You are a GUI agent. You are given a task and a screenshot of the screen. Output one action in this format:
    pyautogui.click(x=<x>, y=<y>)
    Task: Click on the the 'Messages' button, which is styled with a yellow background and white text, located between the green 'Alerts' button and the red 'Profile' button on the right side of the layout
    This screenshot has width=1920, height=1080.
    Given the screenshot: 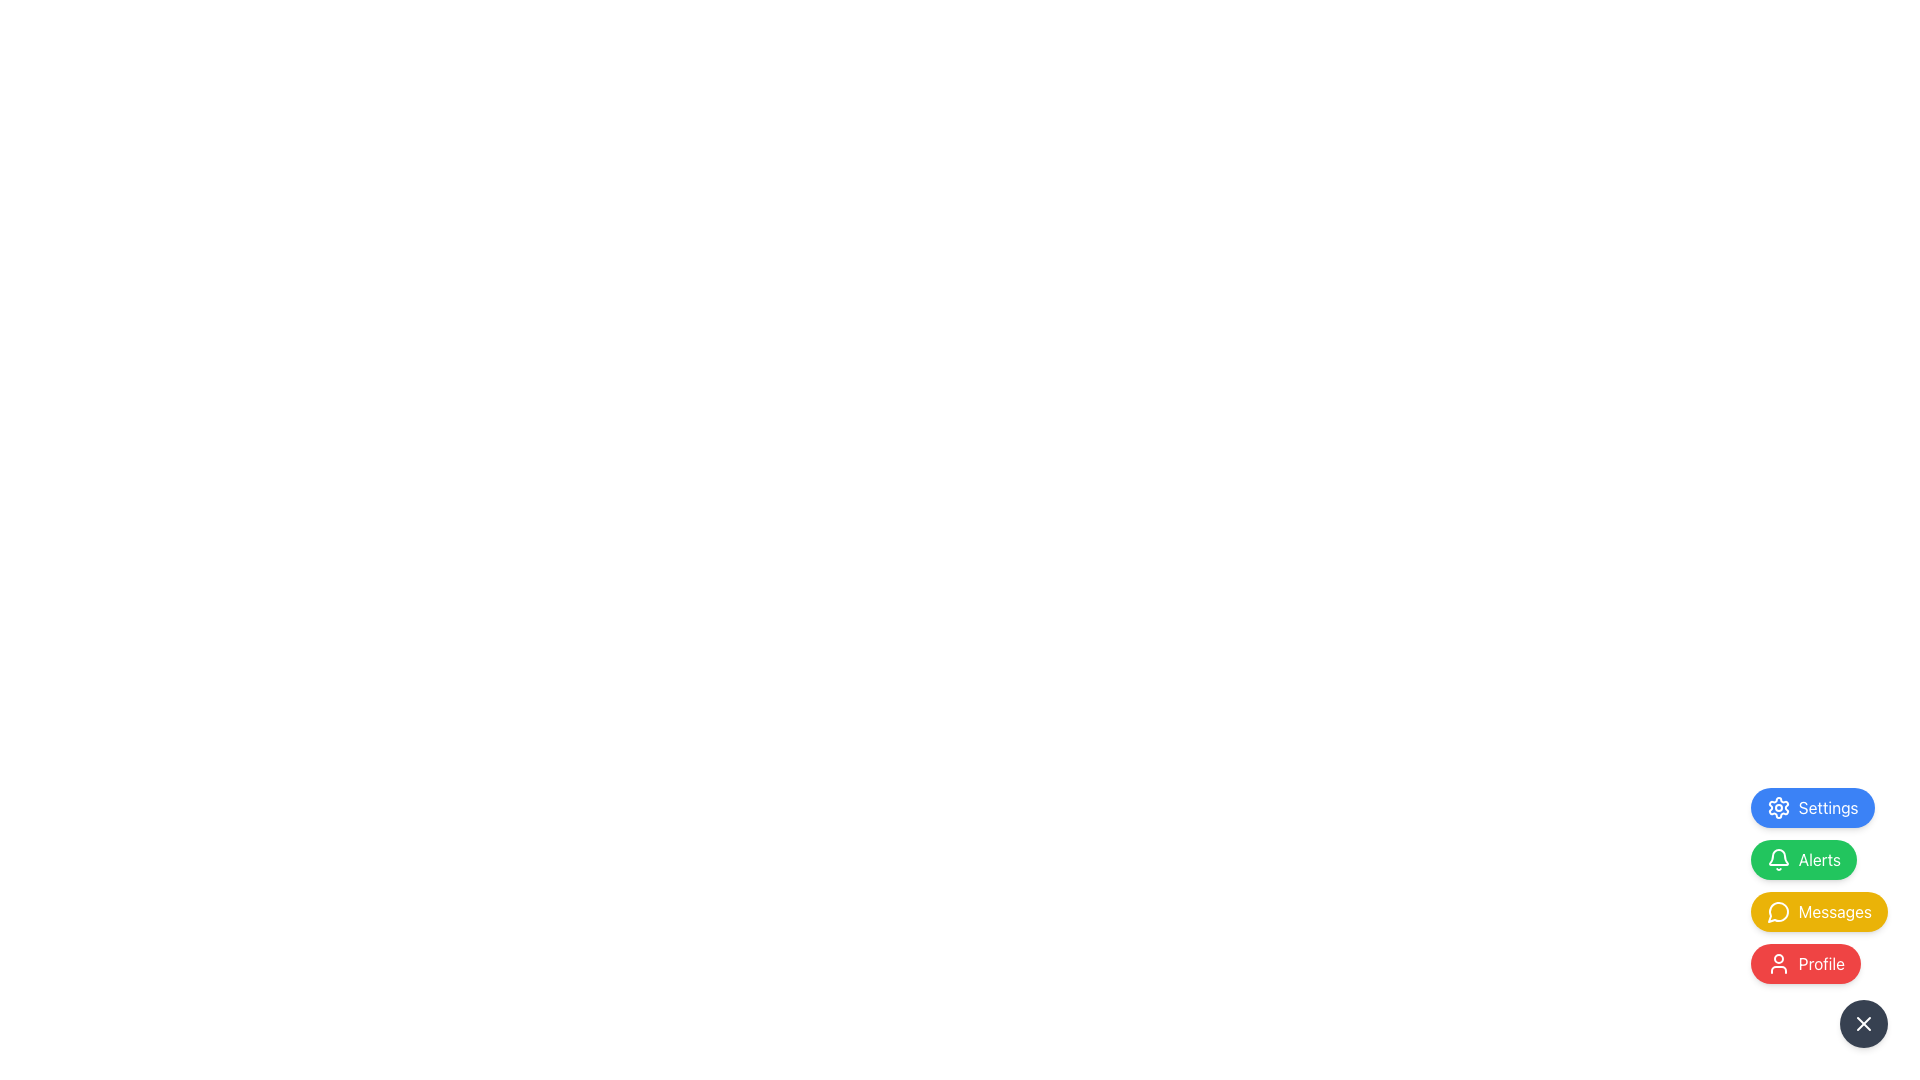 What is the action you would take?
    pyautogui.click(x=1819, y=911)
    